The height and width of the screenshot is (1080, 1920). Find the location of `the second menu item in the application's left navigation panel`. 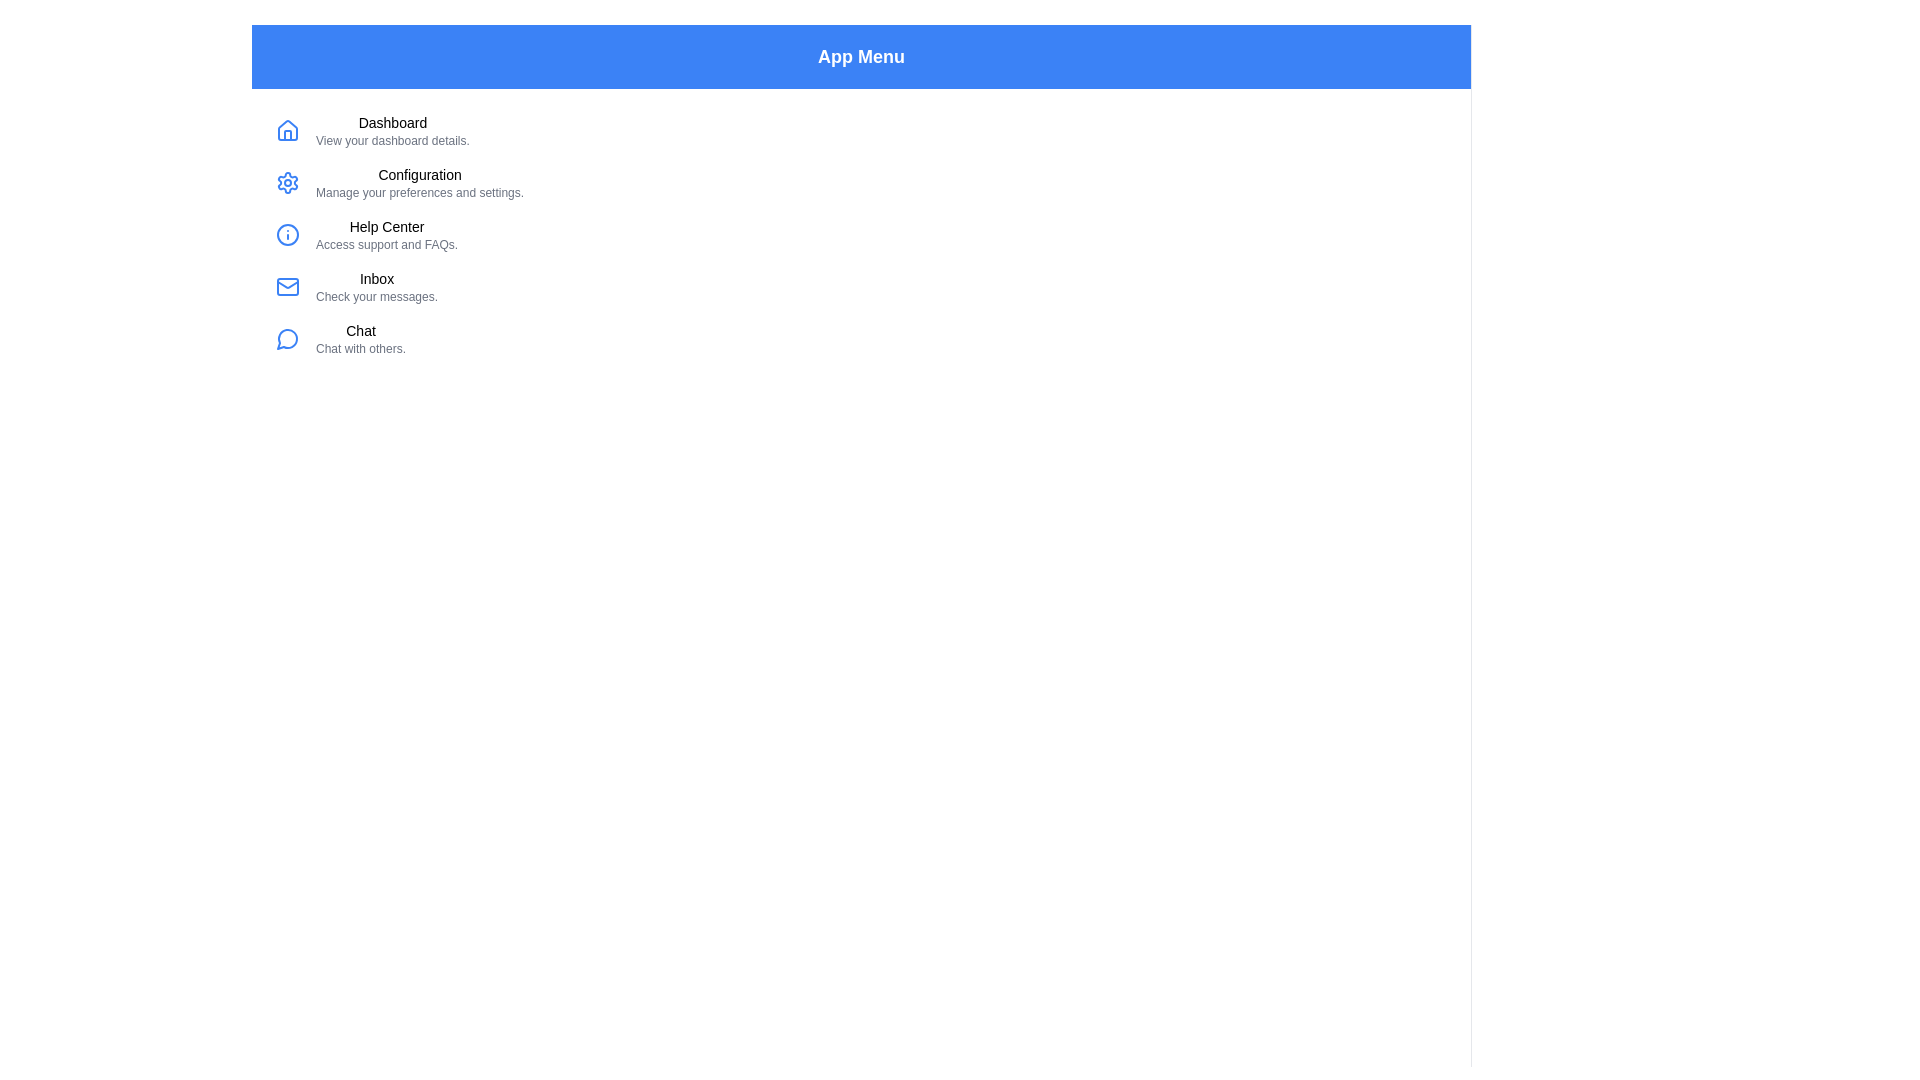

the second menu item in the application's left navigation panel is located at coordinates (419, 182).